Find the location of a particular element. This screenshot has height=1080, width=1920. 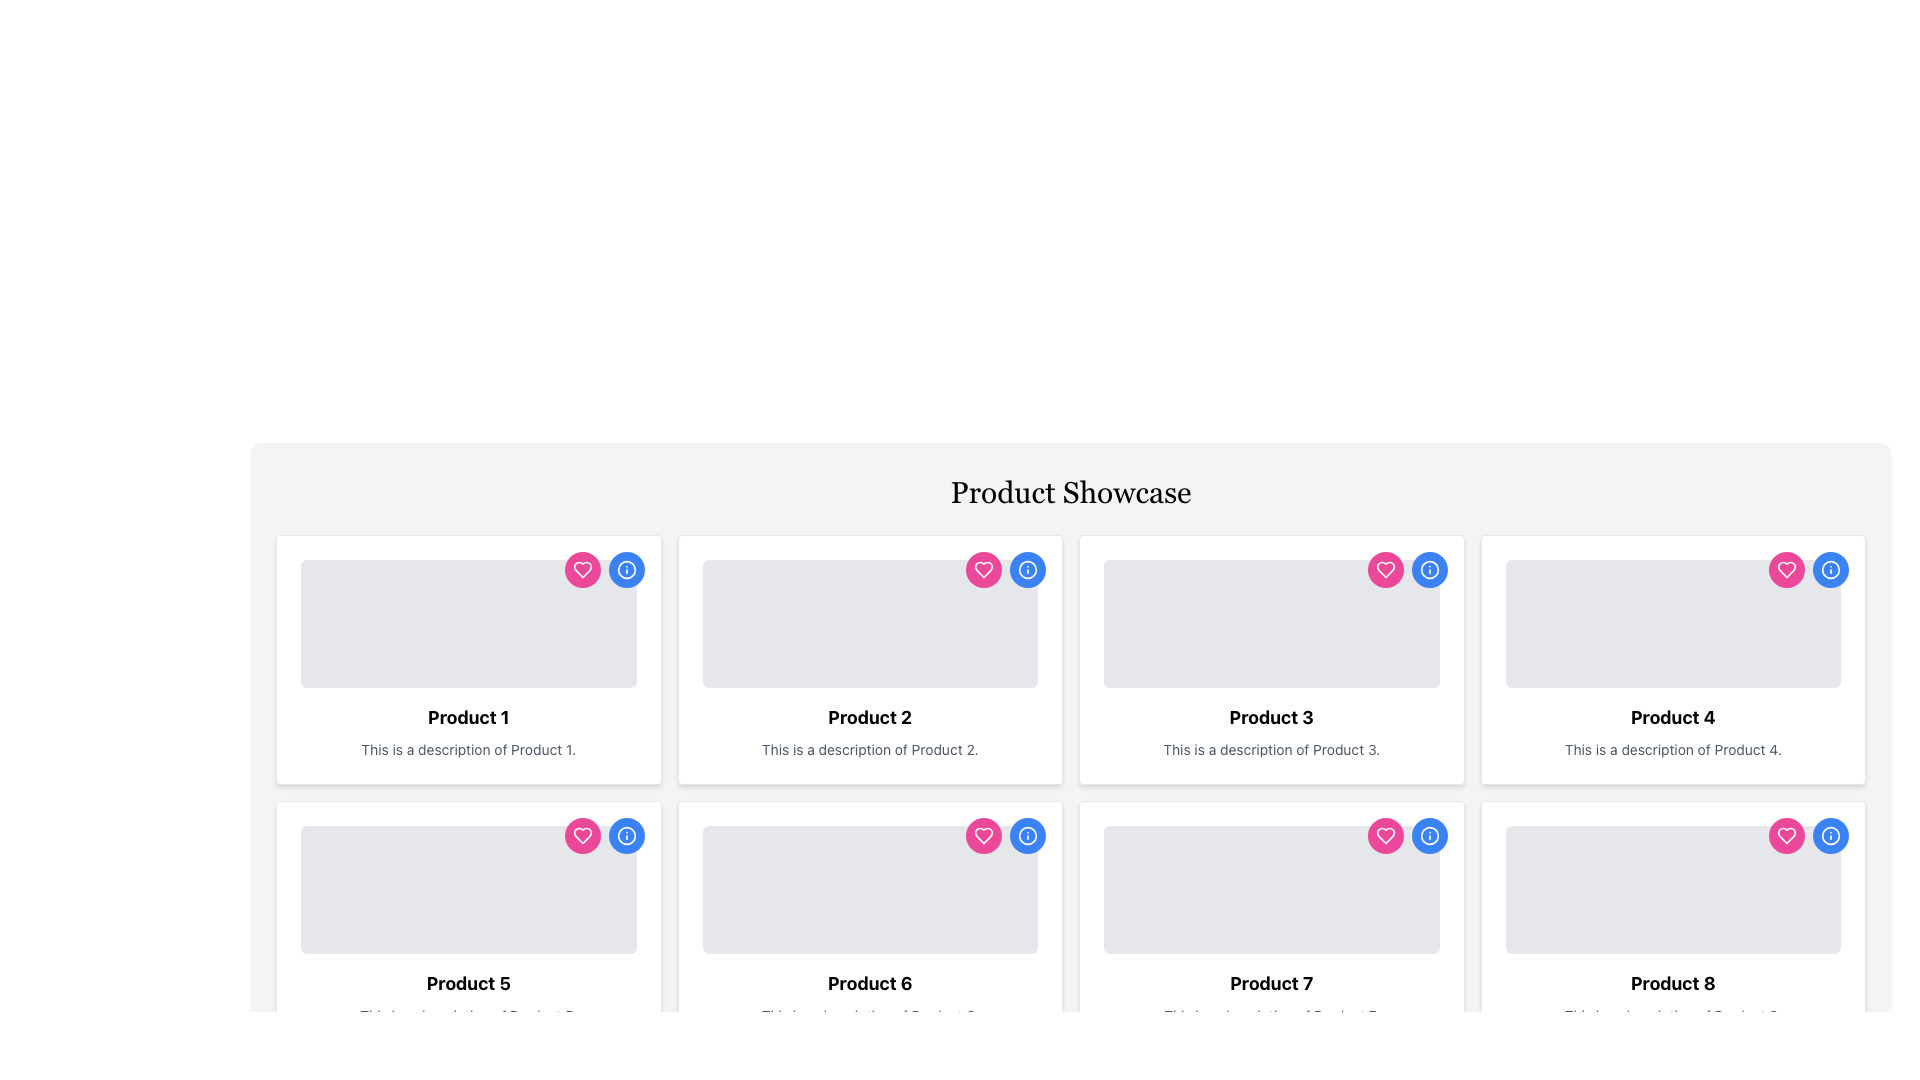

the second button at the bottom right of Product 8's card is located at coordinates (1428, 836).